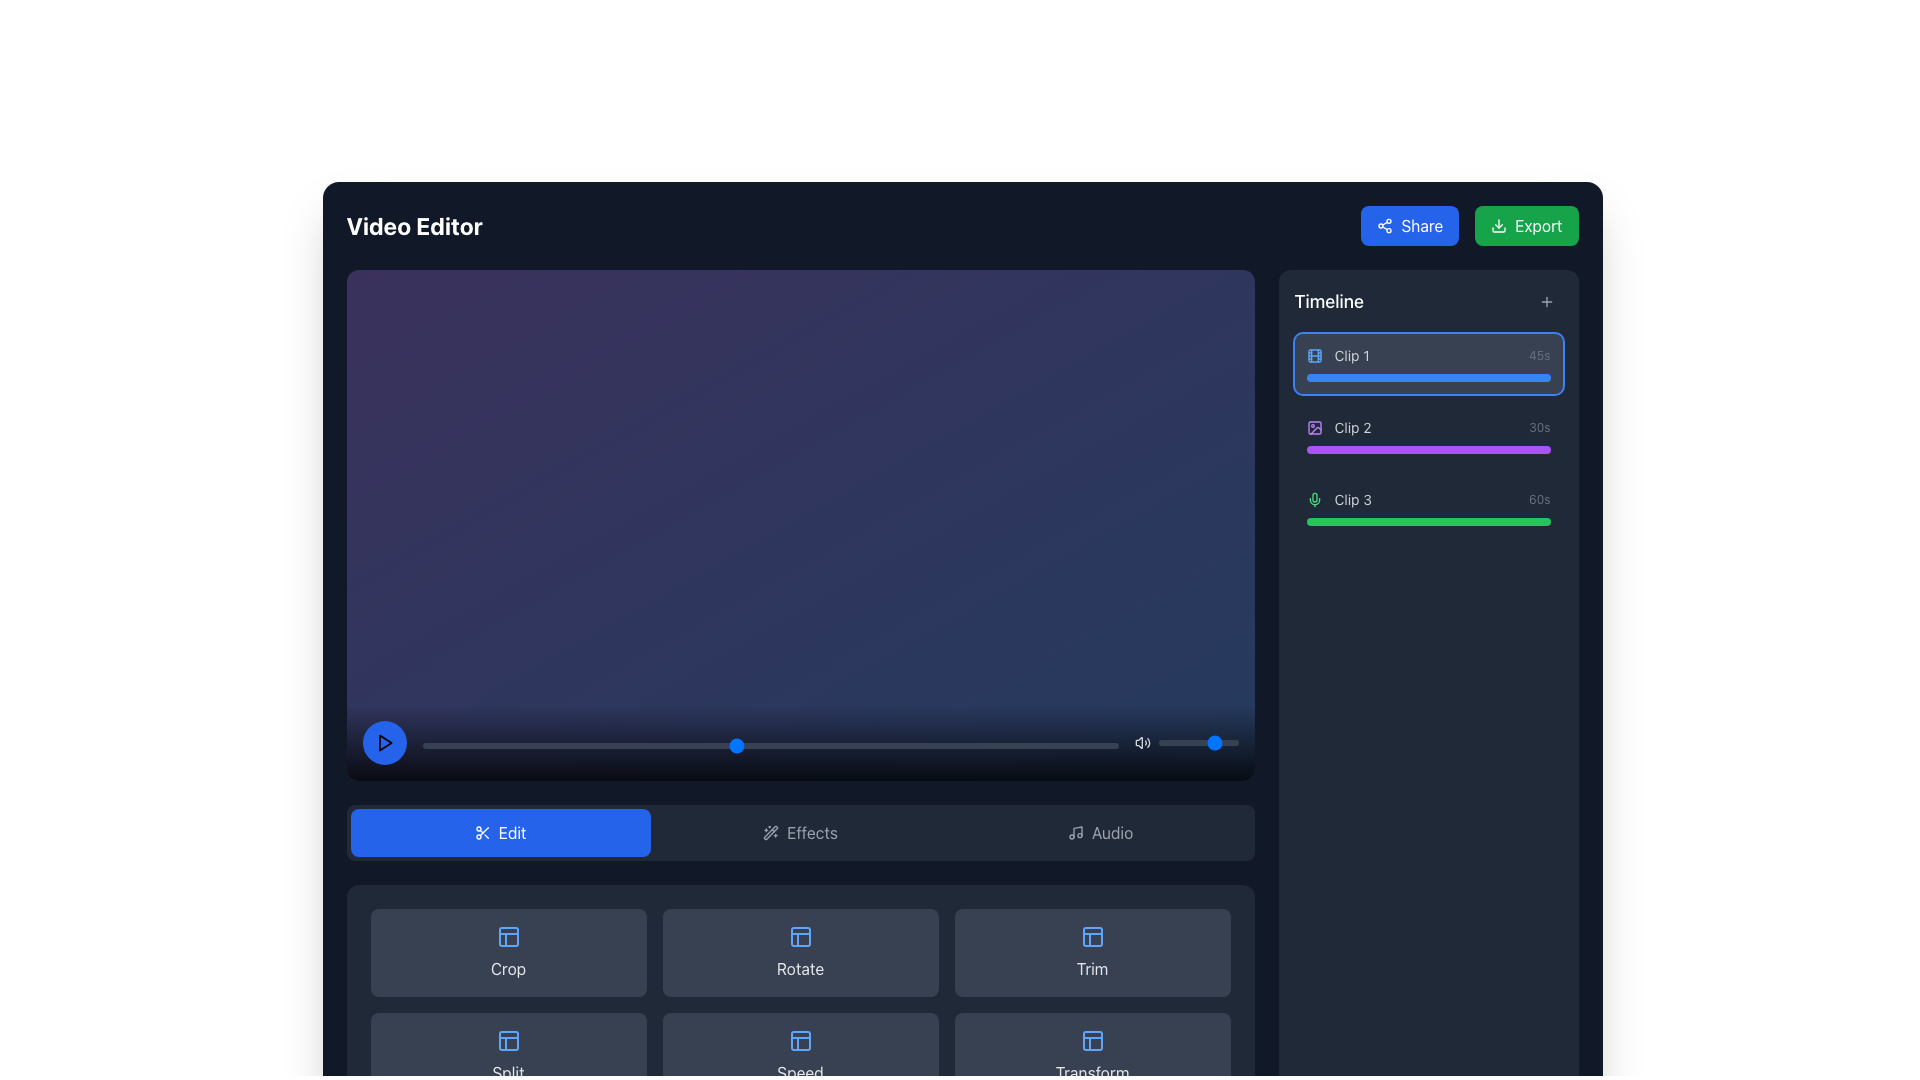 The width and height of the screenshot is (1920, 1080). Describe the element at coordinates (1091, 967) in the screenshot. I see `the 'Trim' label located below the blue 'Edit' button in the 'Edit' section of the interface` at that location.